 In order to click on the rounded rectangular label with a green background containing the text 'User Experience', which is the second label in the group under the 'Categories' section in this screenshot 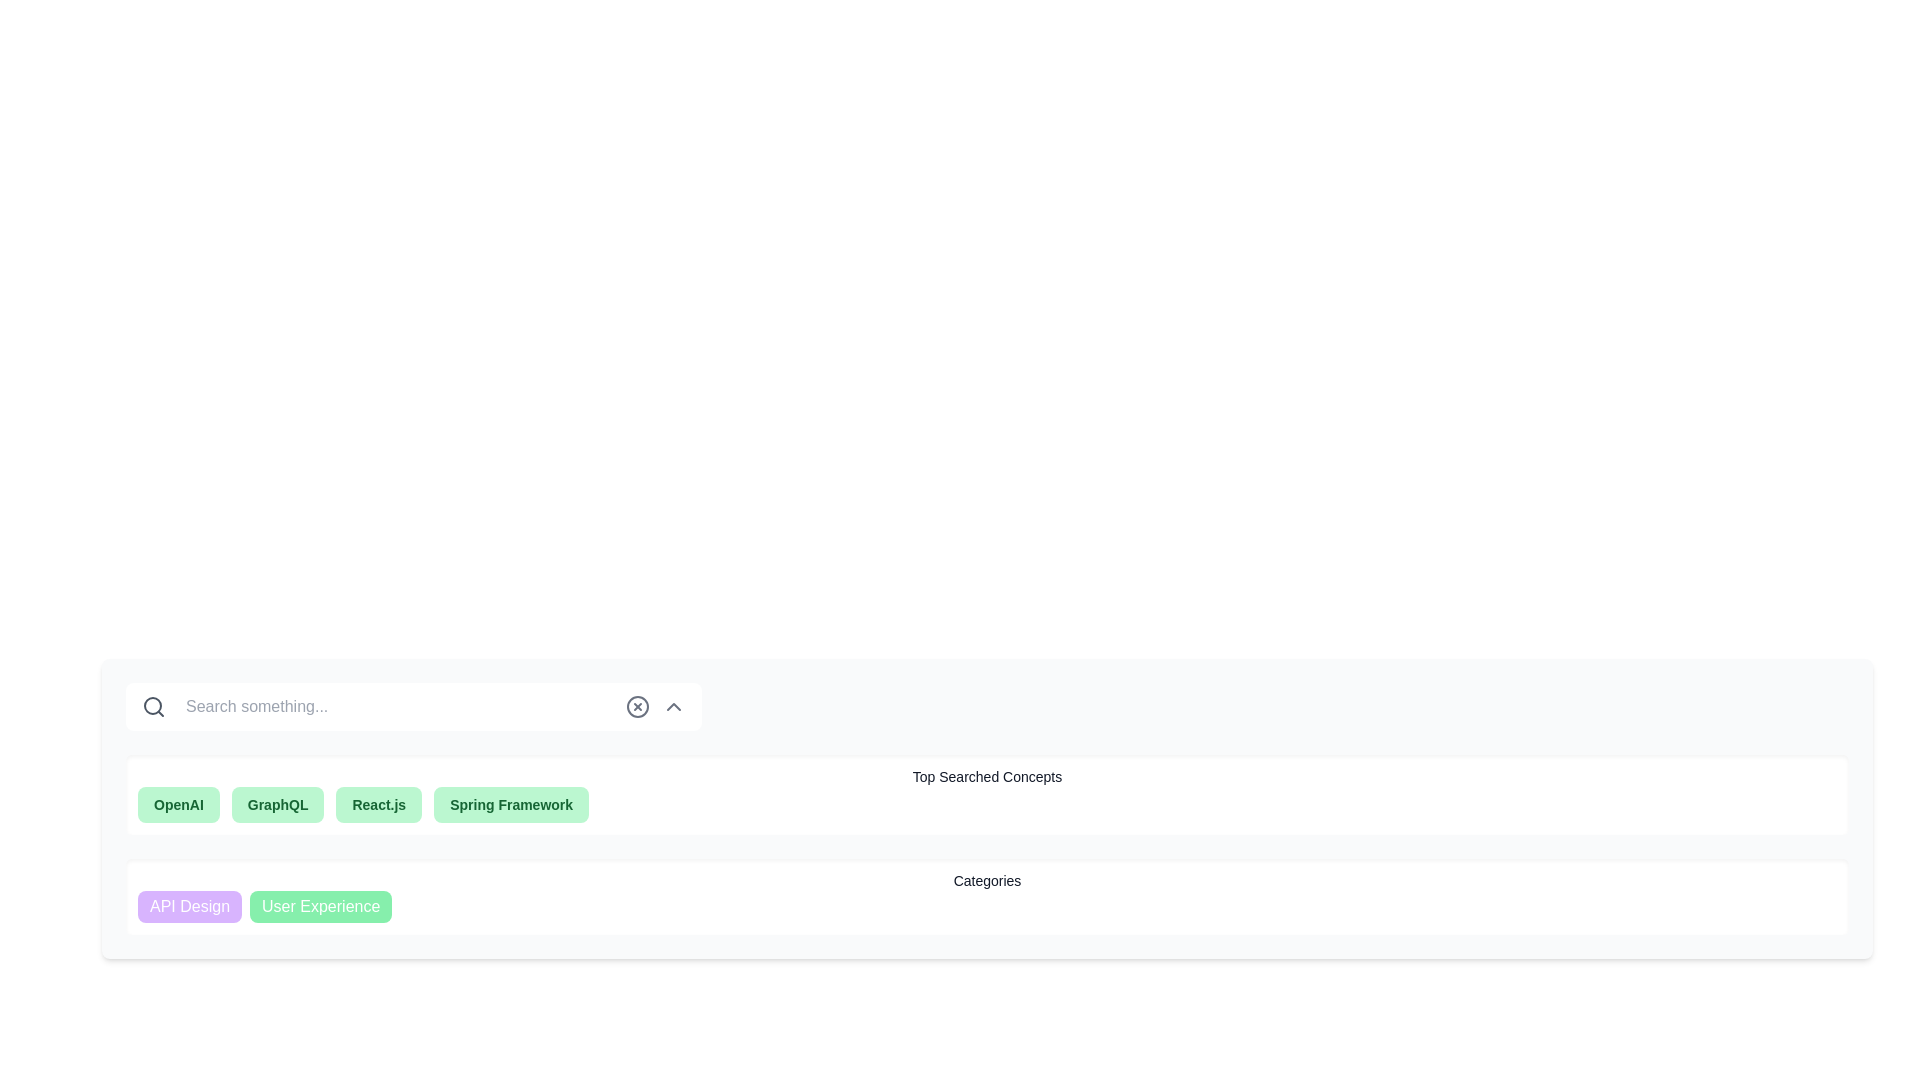, I will do `click(321, 906)`.